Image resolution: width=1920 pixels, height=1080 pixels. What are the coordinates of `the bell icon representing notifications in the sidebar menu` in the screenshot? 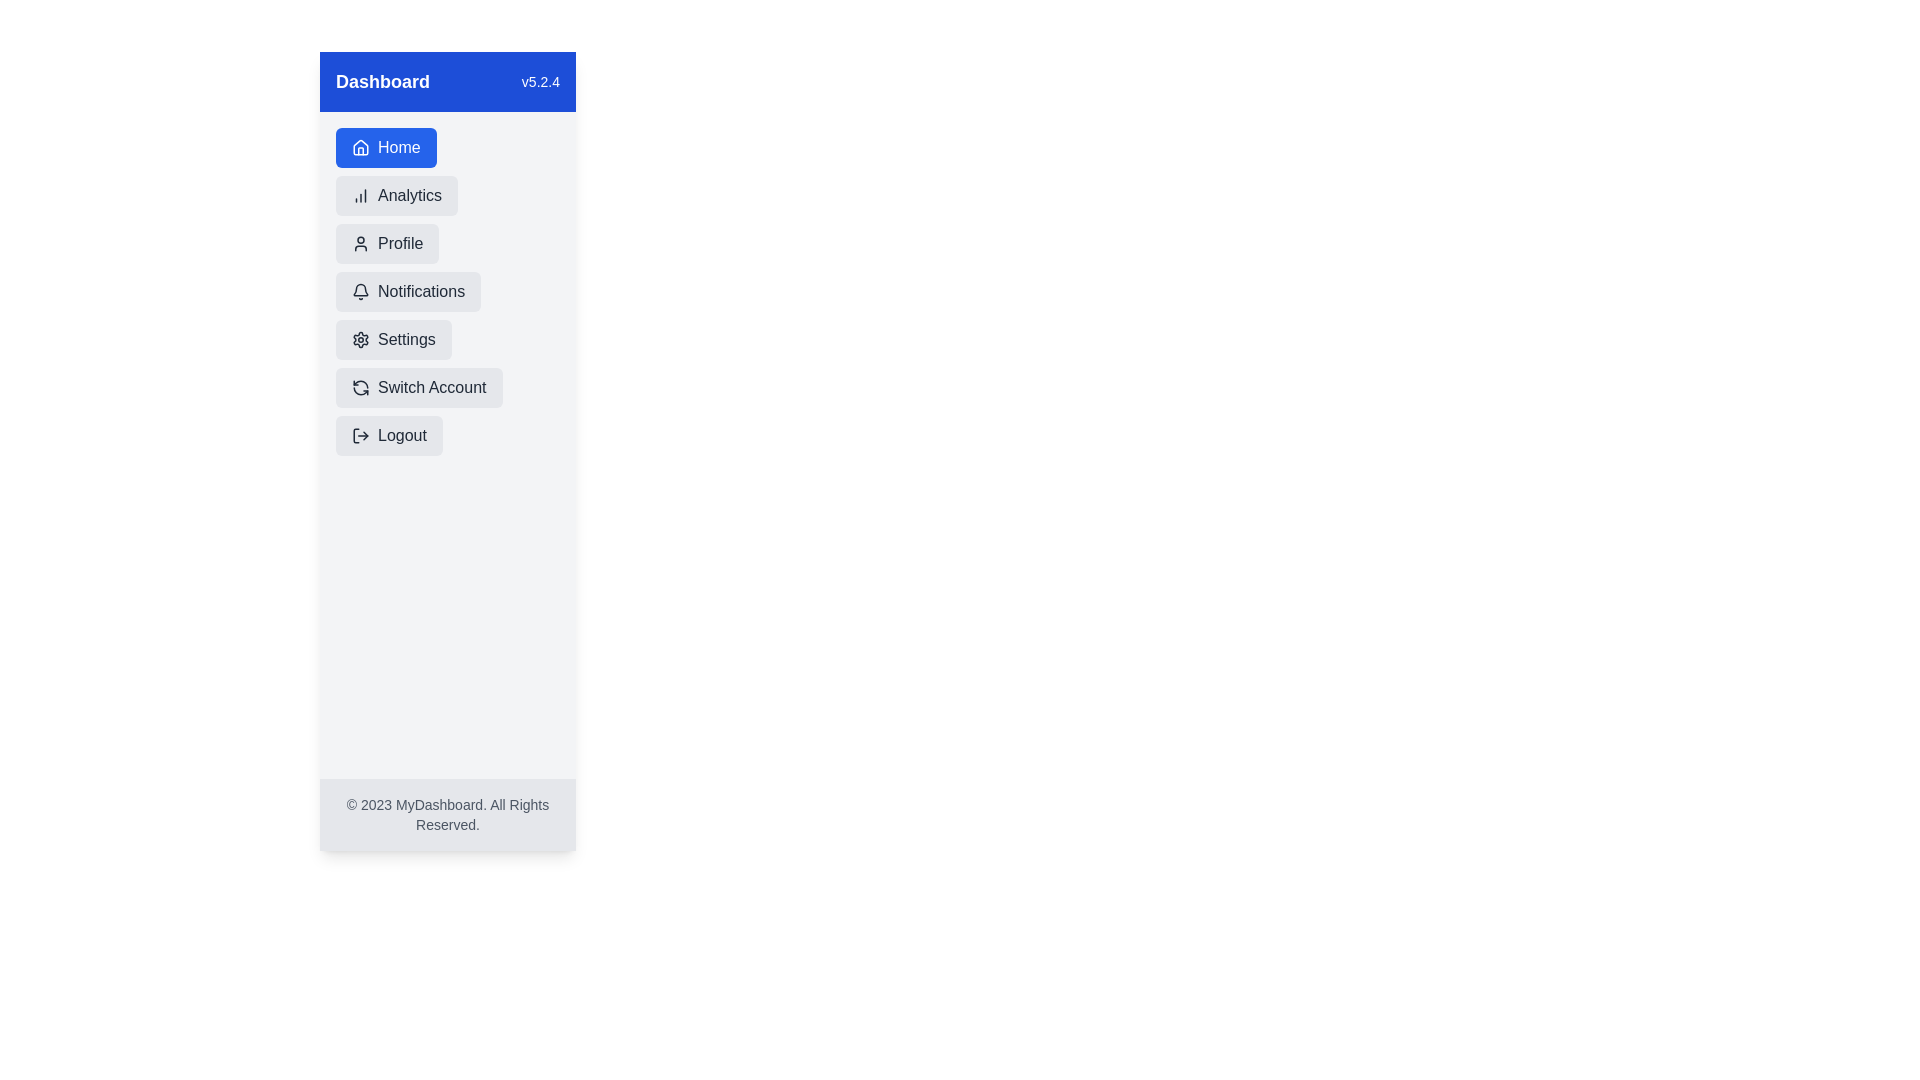 It's located at (360, 292).